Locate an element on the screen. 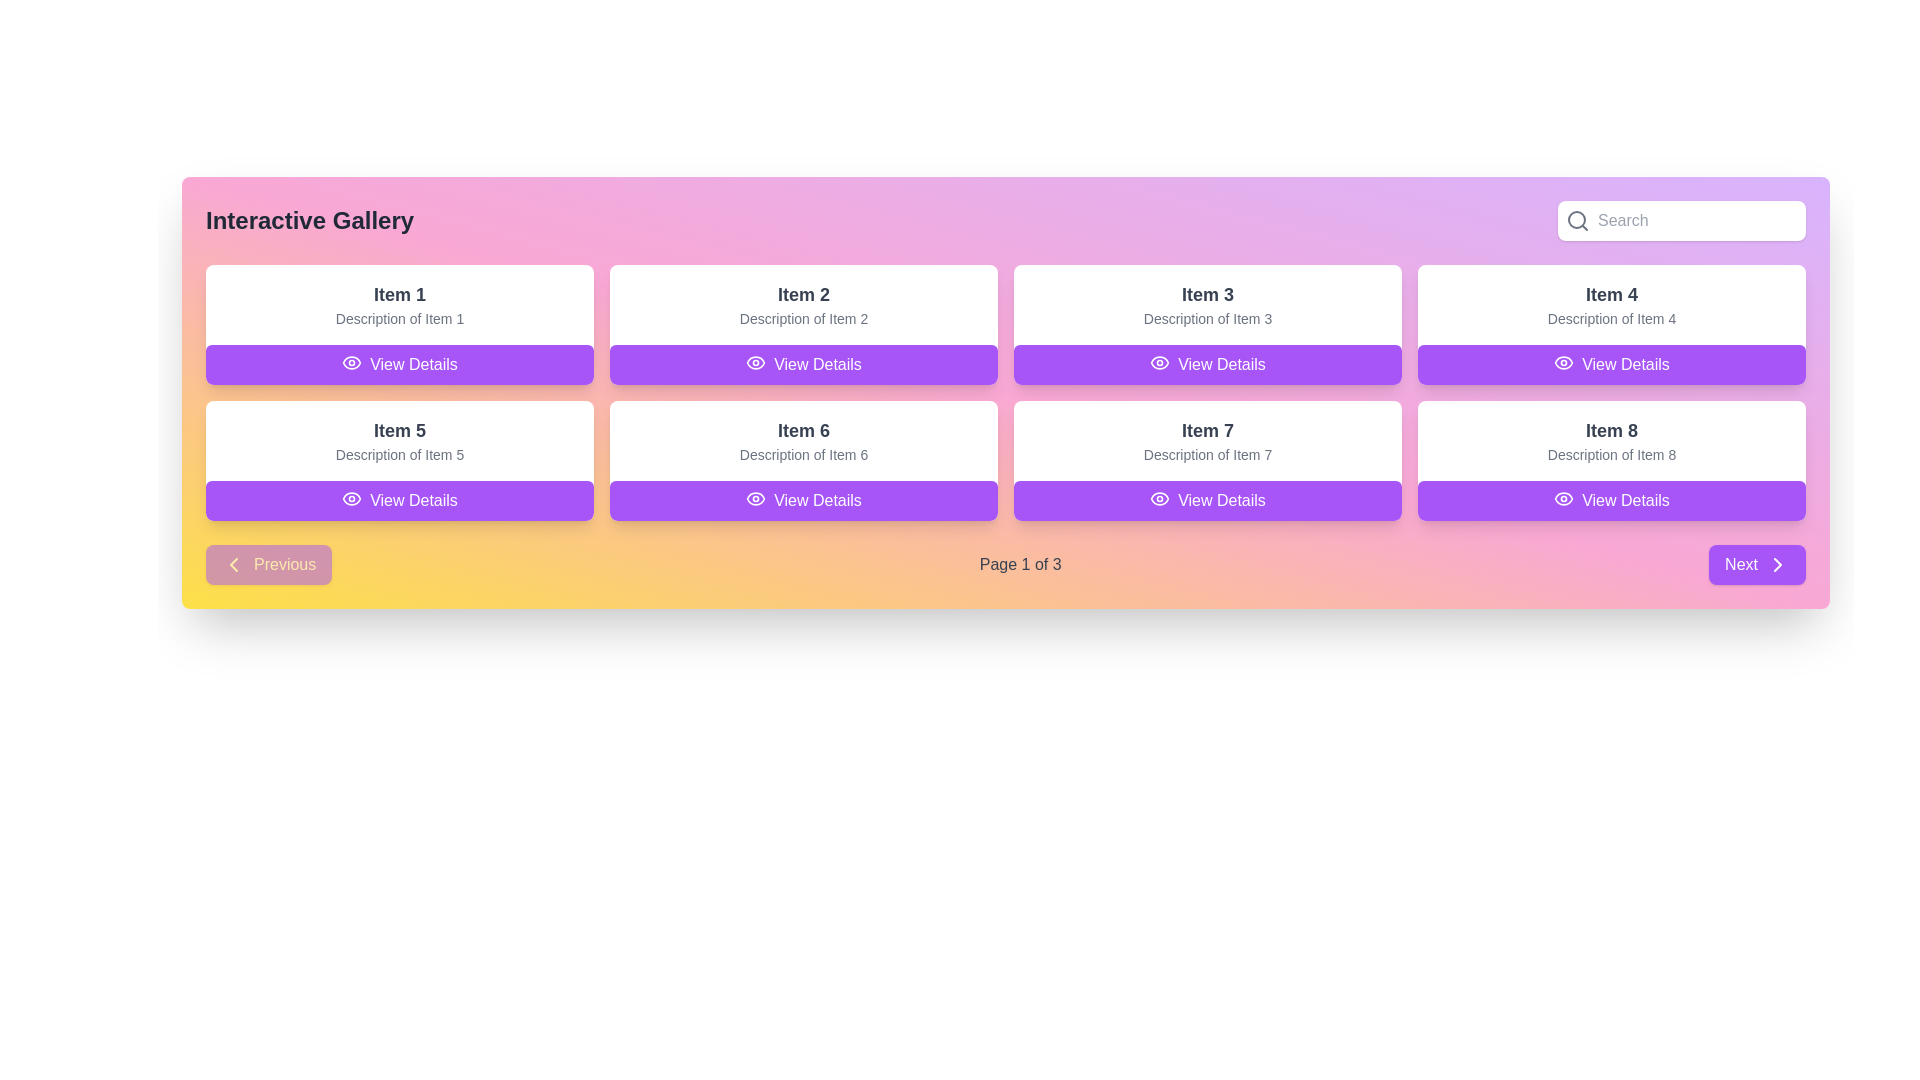  the button located below the description text of 'Item 7' in the bottom-right corner of the grid layout is located at coordinates (1207, 500).